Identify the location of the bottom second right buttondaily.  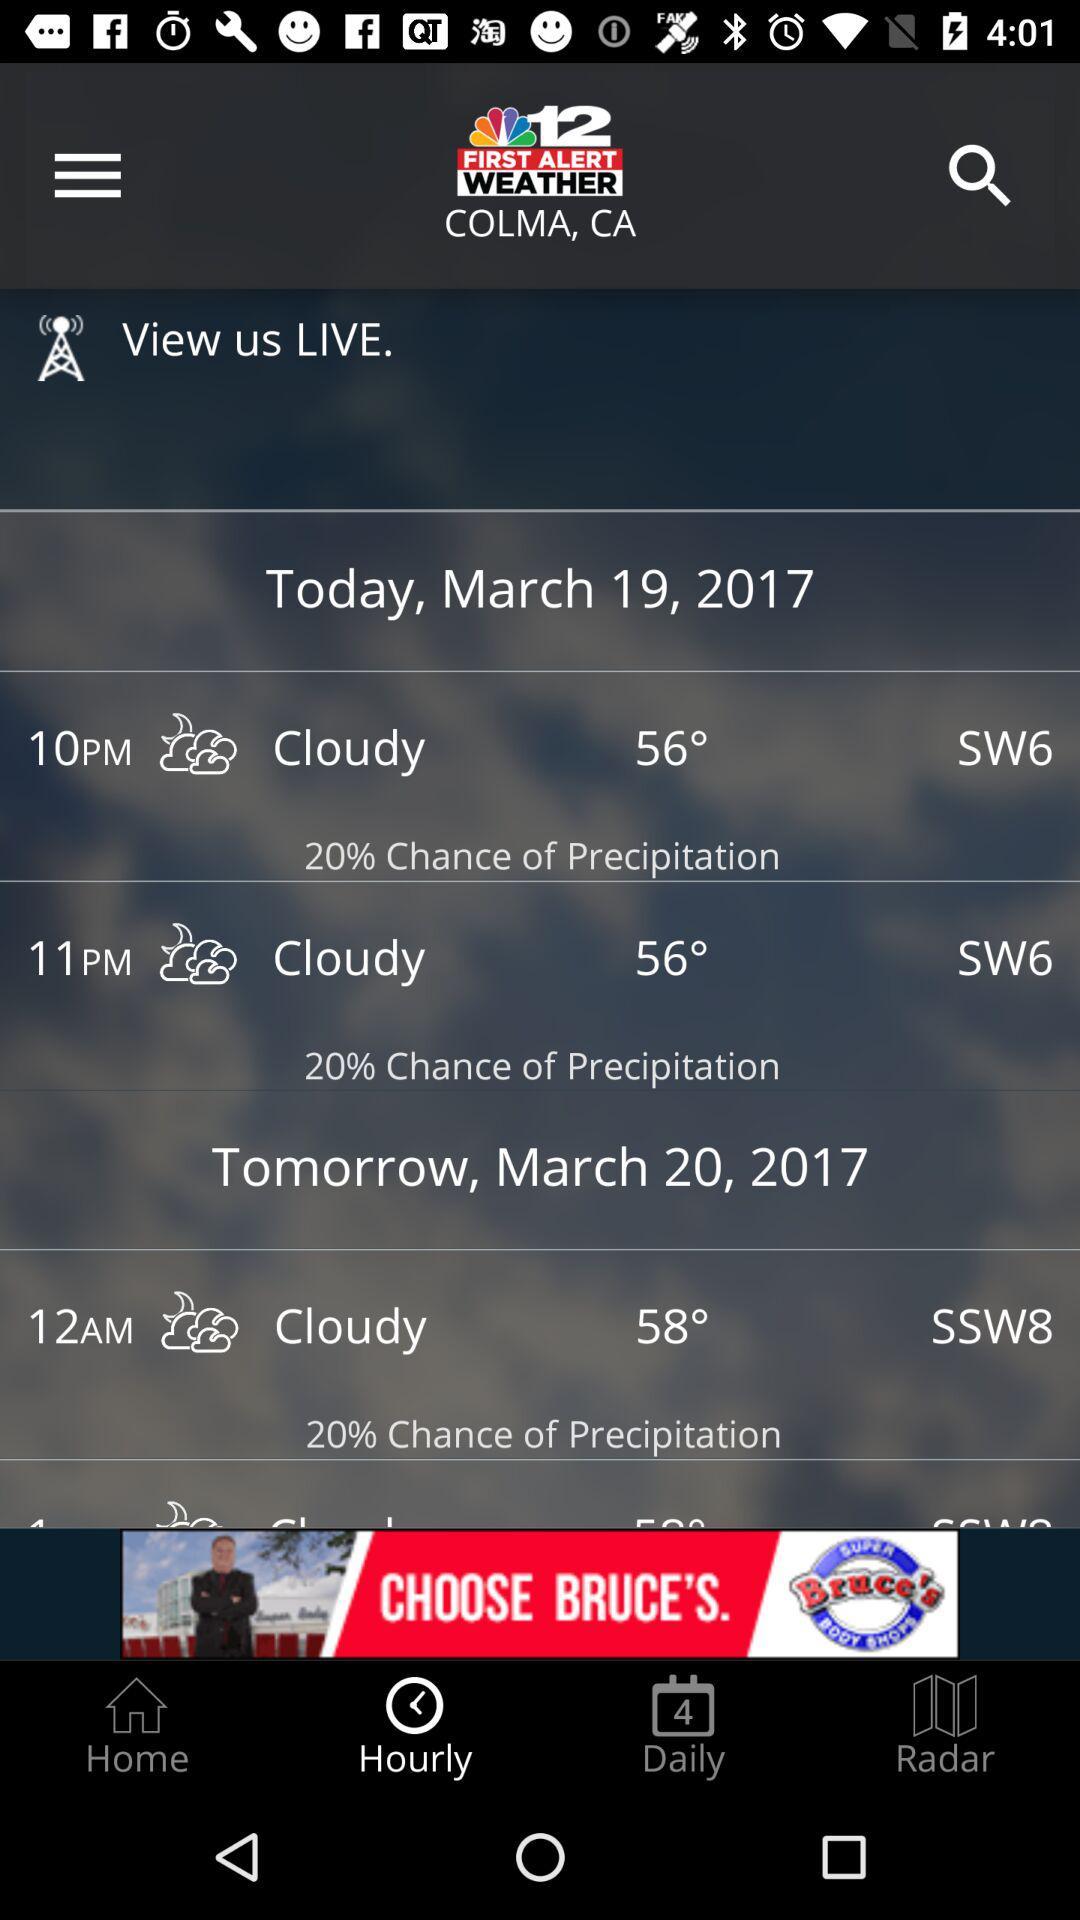
(682, 1726).